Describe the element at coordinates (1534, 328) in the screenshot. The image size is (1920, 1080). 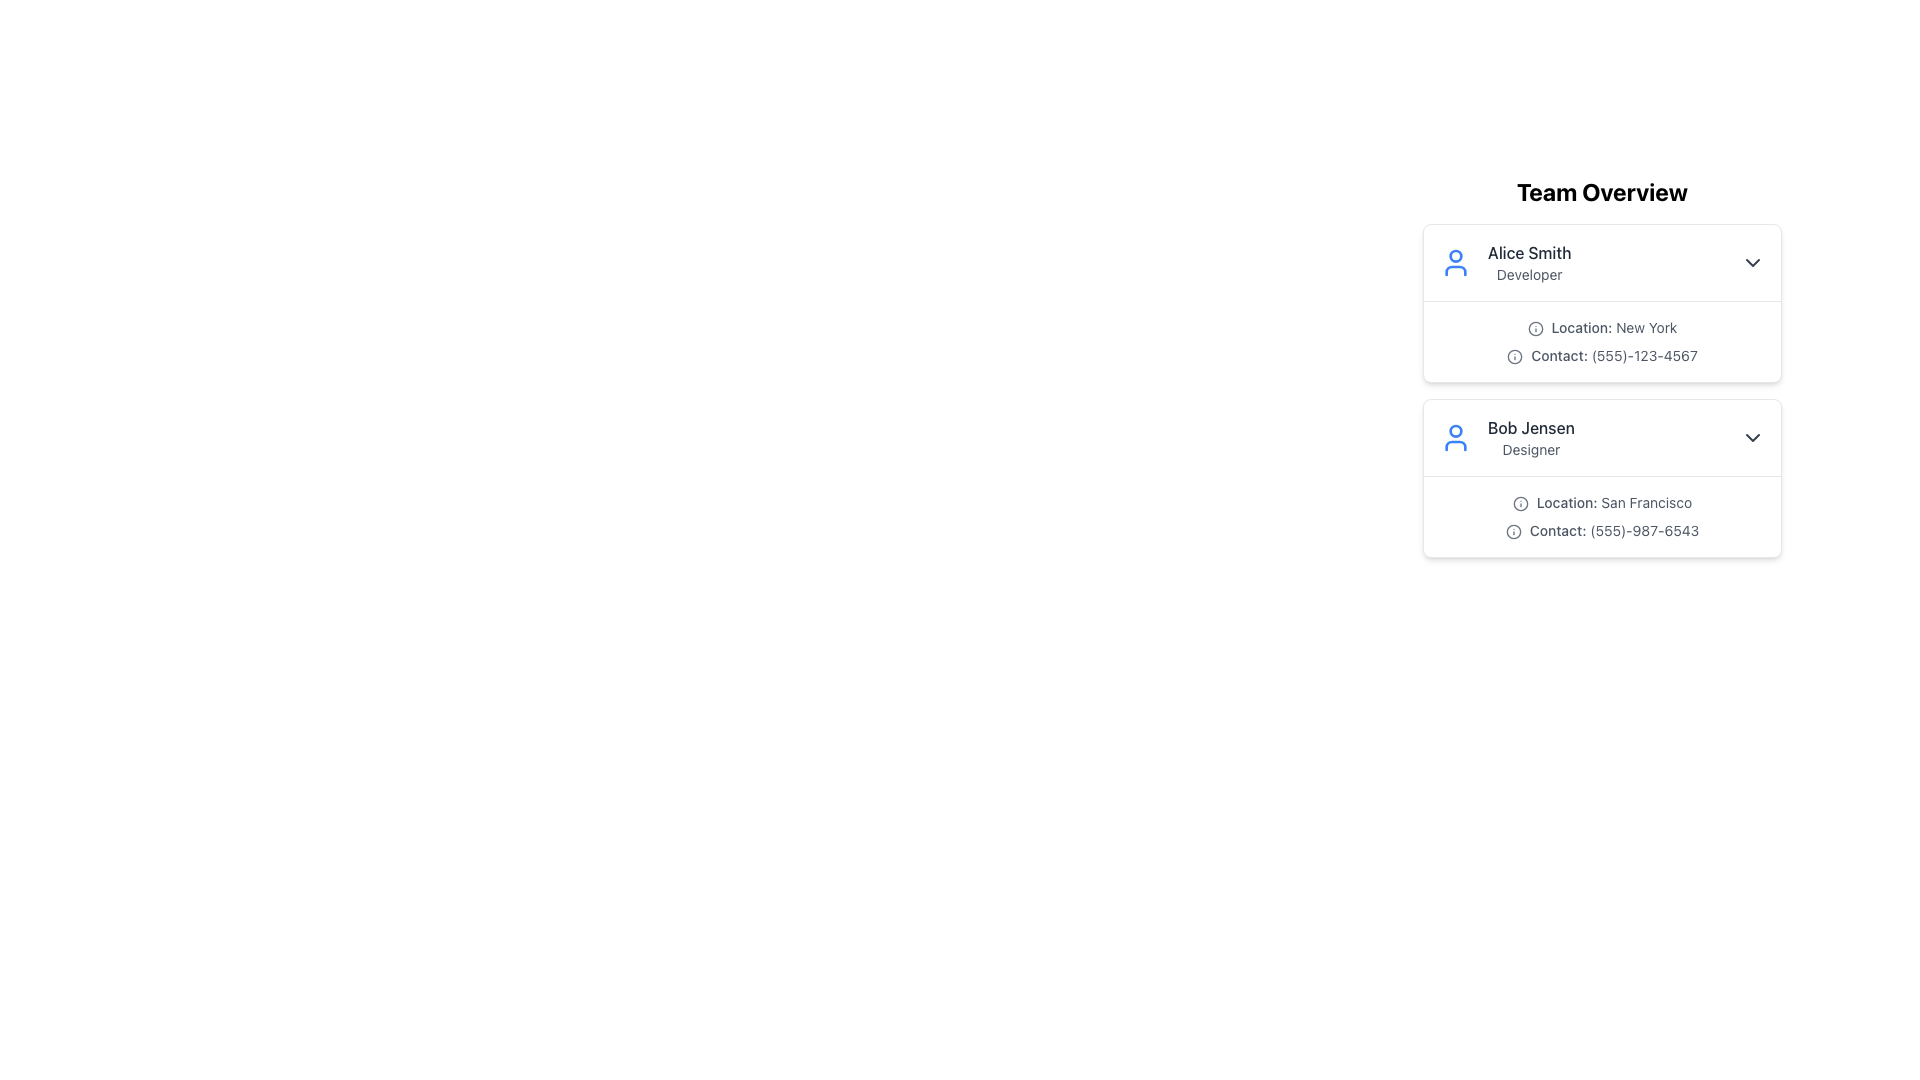
I see `icon that visually indicates geographic information next to the 'Location: New York' label for 'Alice Smith.'` at that location.